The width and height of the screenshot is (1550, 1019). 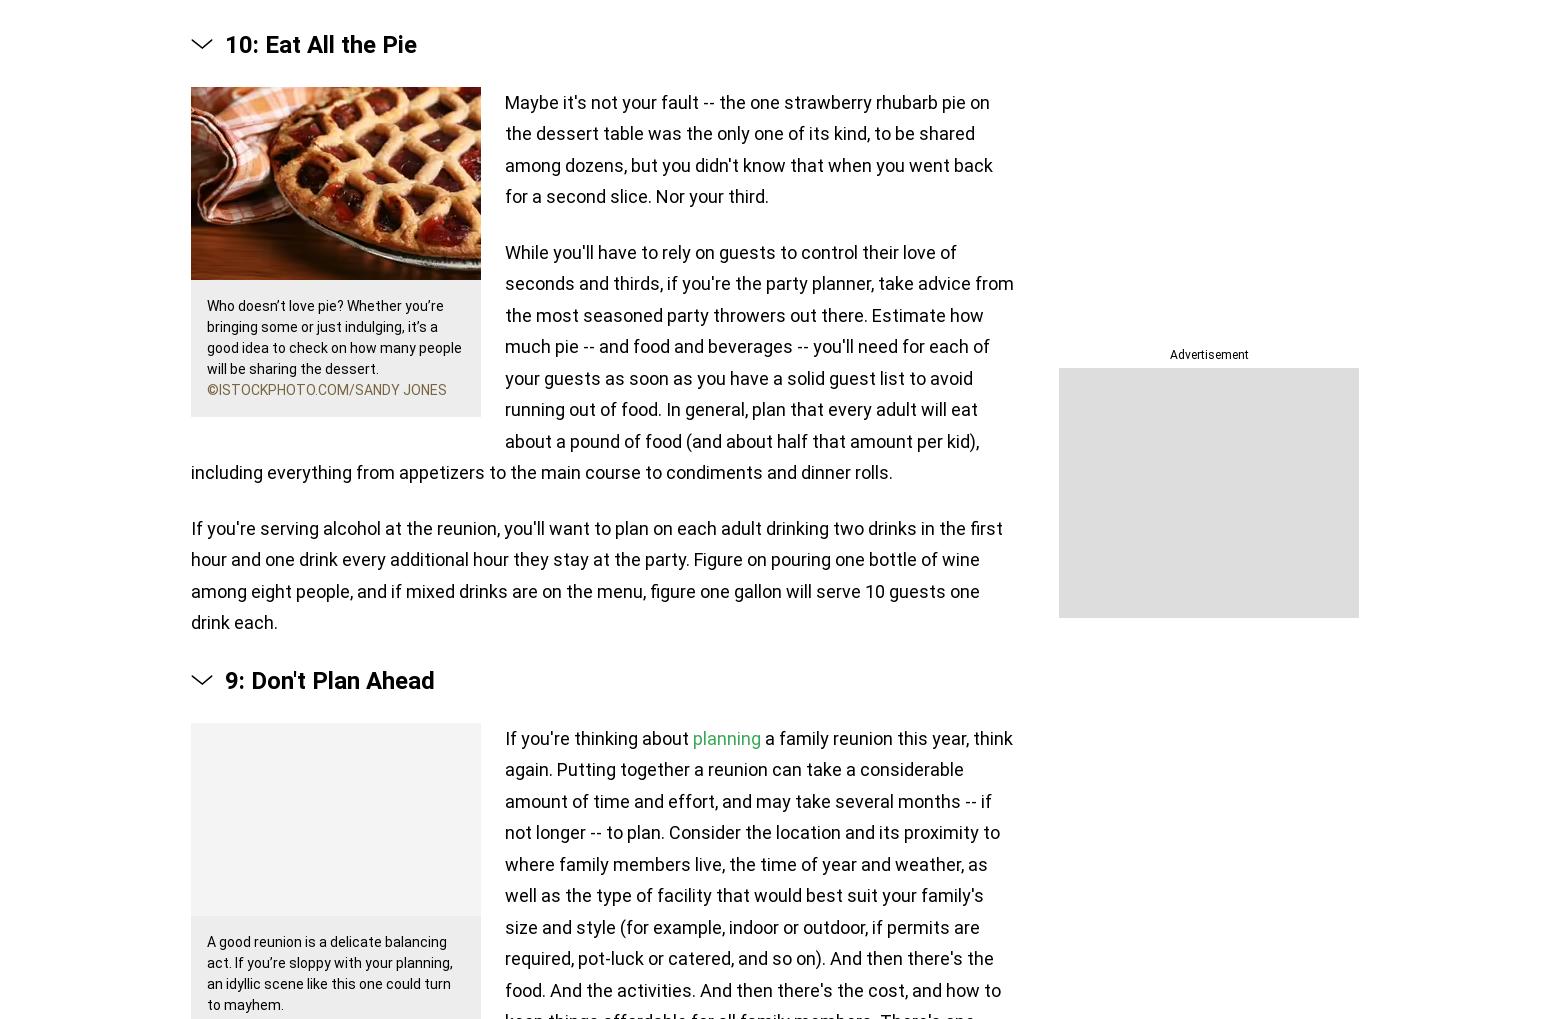 I want to click on 'Who doesn’t love pie? Whether you’re bringing some or just indulging, it’s a good idea to check on how many people will be sharing the dessert.', so click(x=205, y=336).